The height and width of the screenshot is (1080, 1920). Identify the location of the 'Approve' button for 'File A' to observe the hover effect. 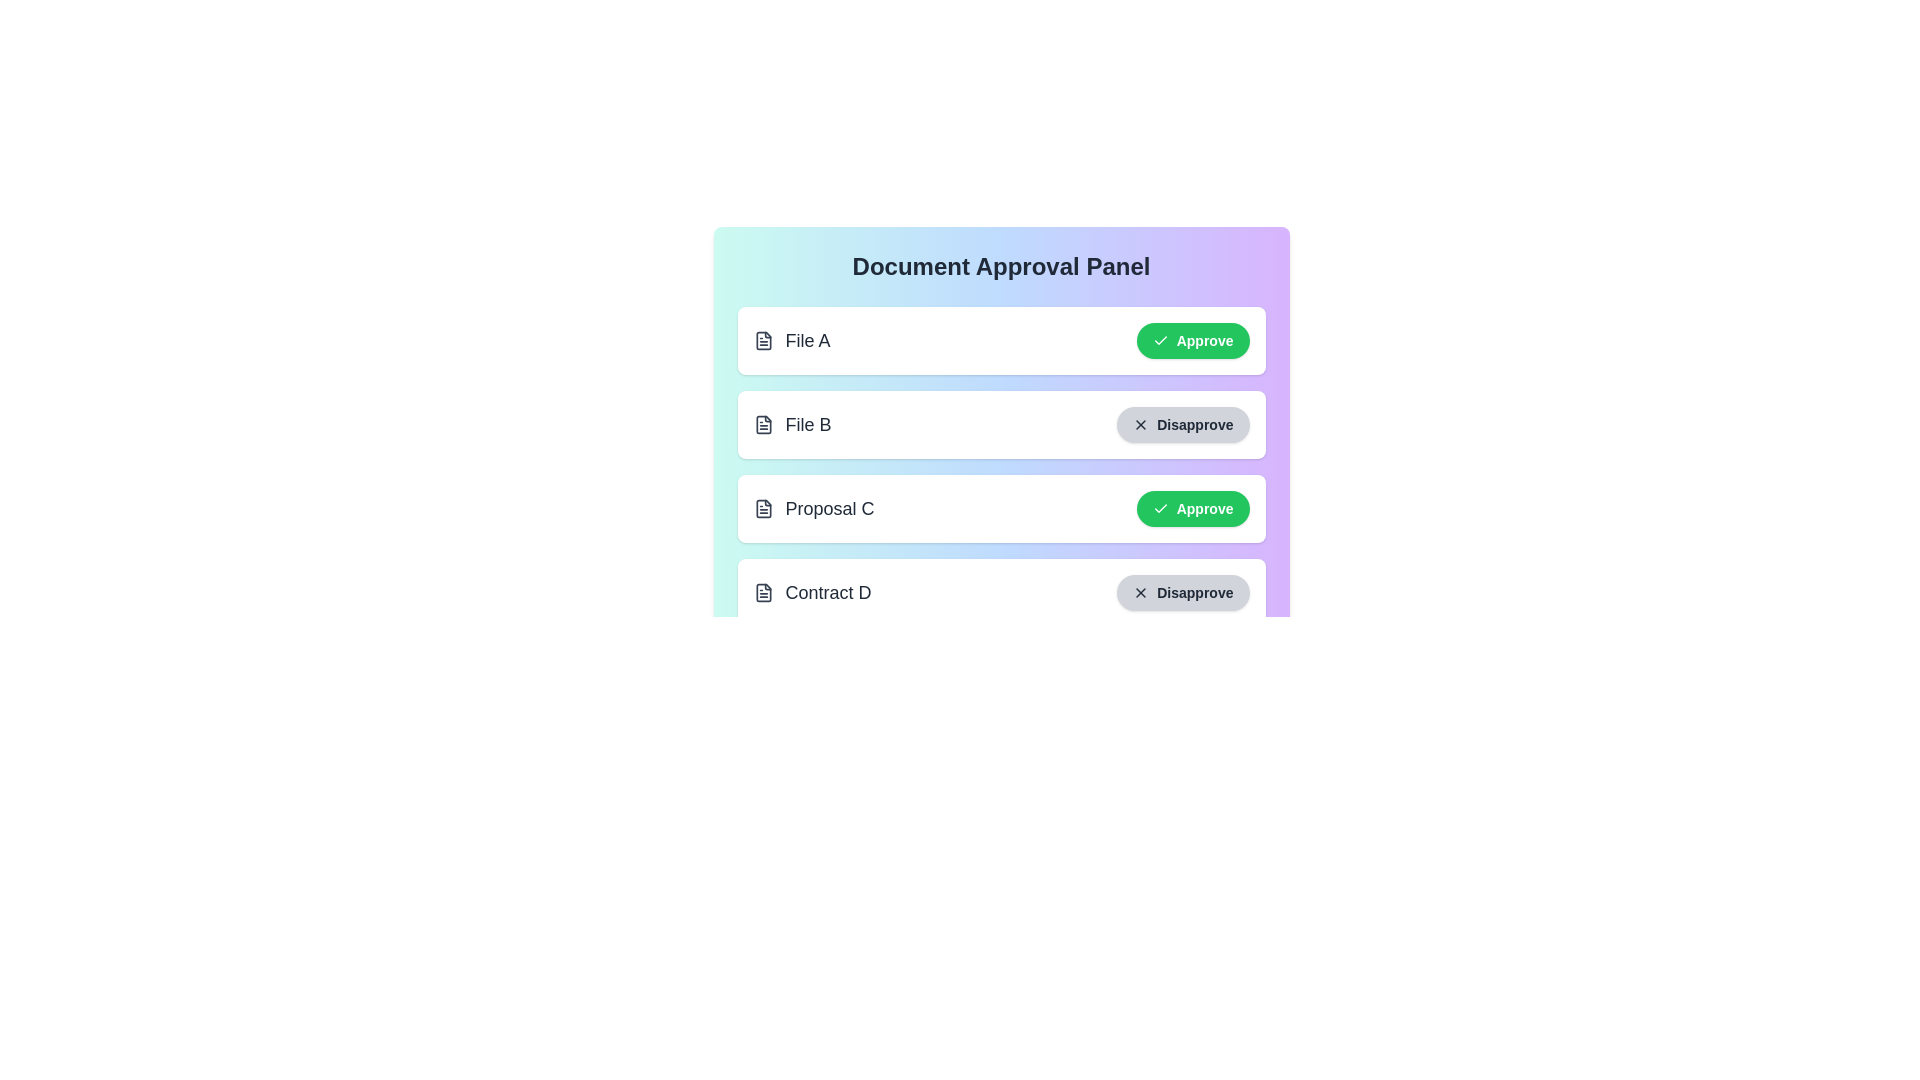
(1193, 339).